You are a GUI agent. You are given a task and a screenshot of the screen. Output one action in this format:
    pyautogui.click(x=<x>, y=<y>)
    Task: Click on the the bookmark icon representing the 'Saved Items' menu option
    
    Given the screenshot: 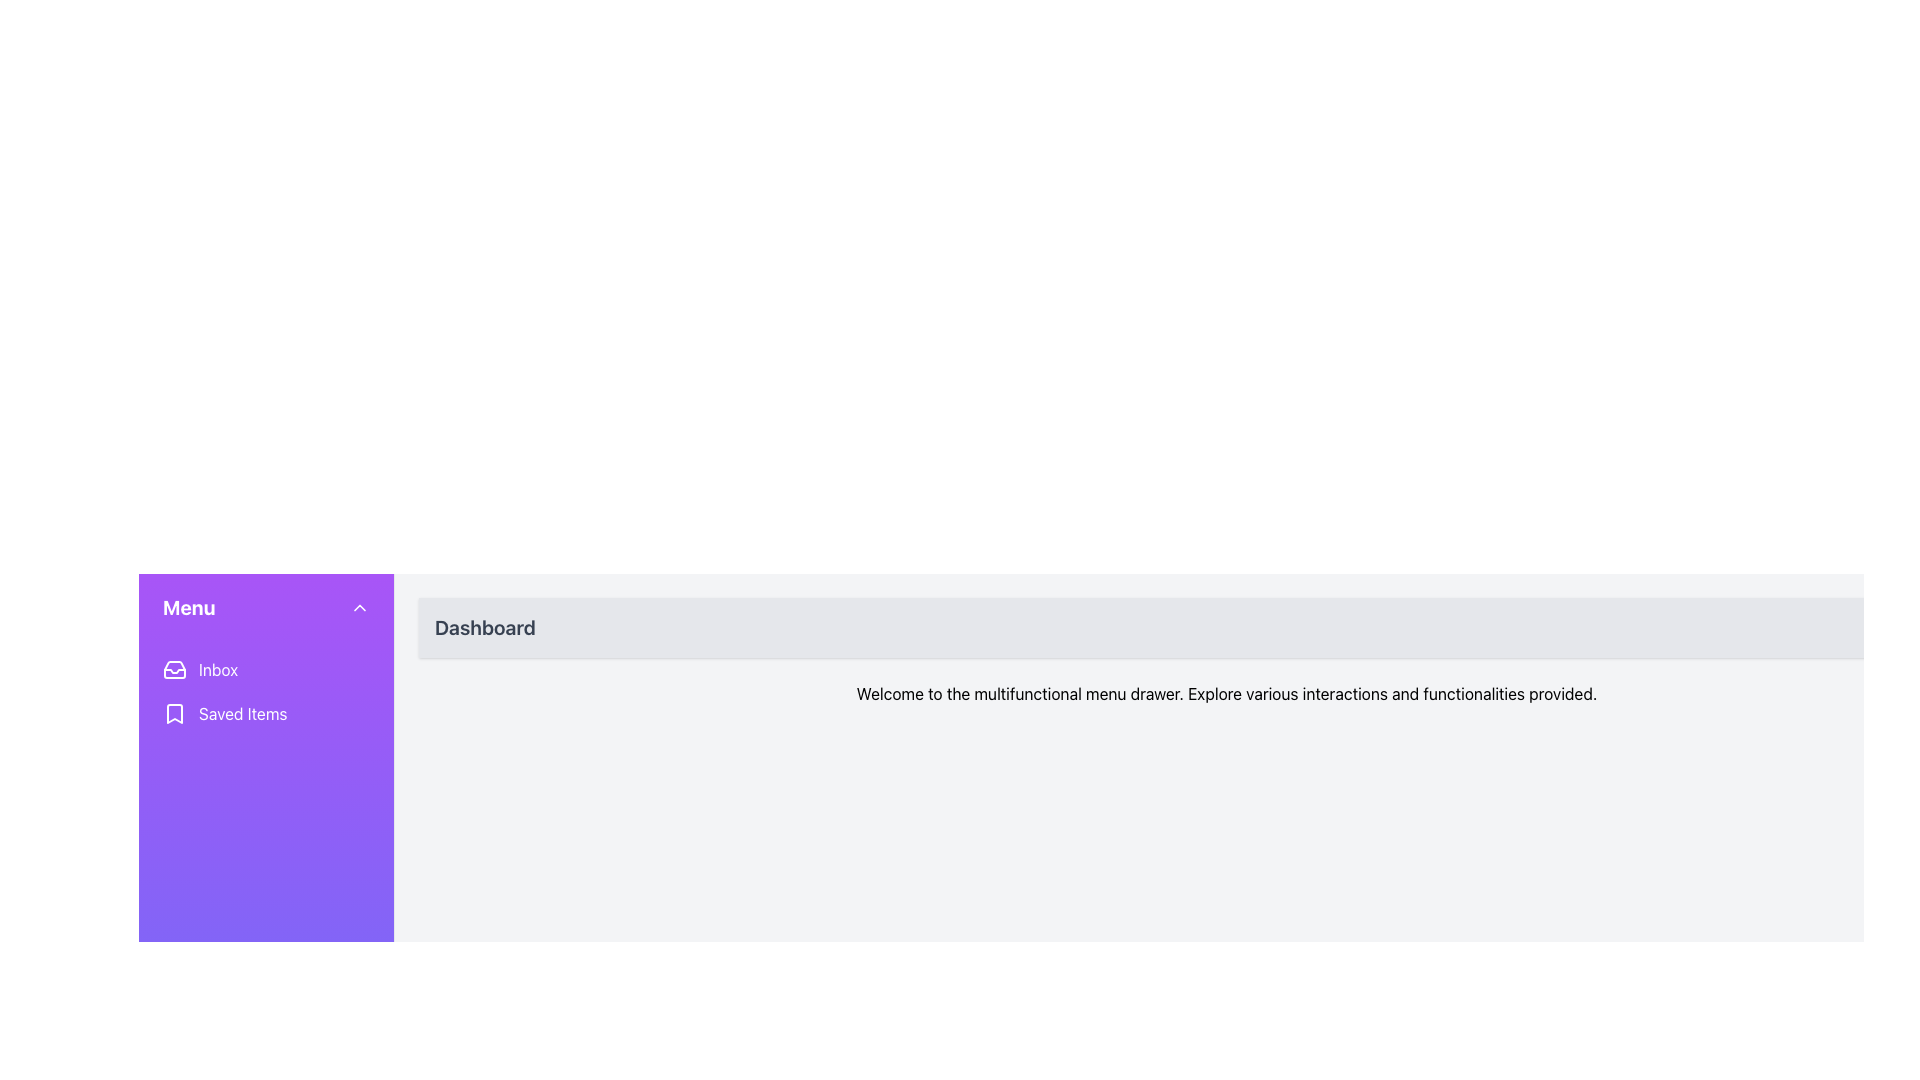 What is the action you would take?
    pyautogui.click(x=174, y=712)
    